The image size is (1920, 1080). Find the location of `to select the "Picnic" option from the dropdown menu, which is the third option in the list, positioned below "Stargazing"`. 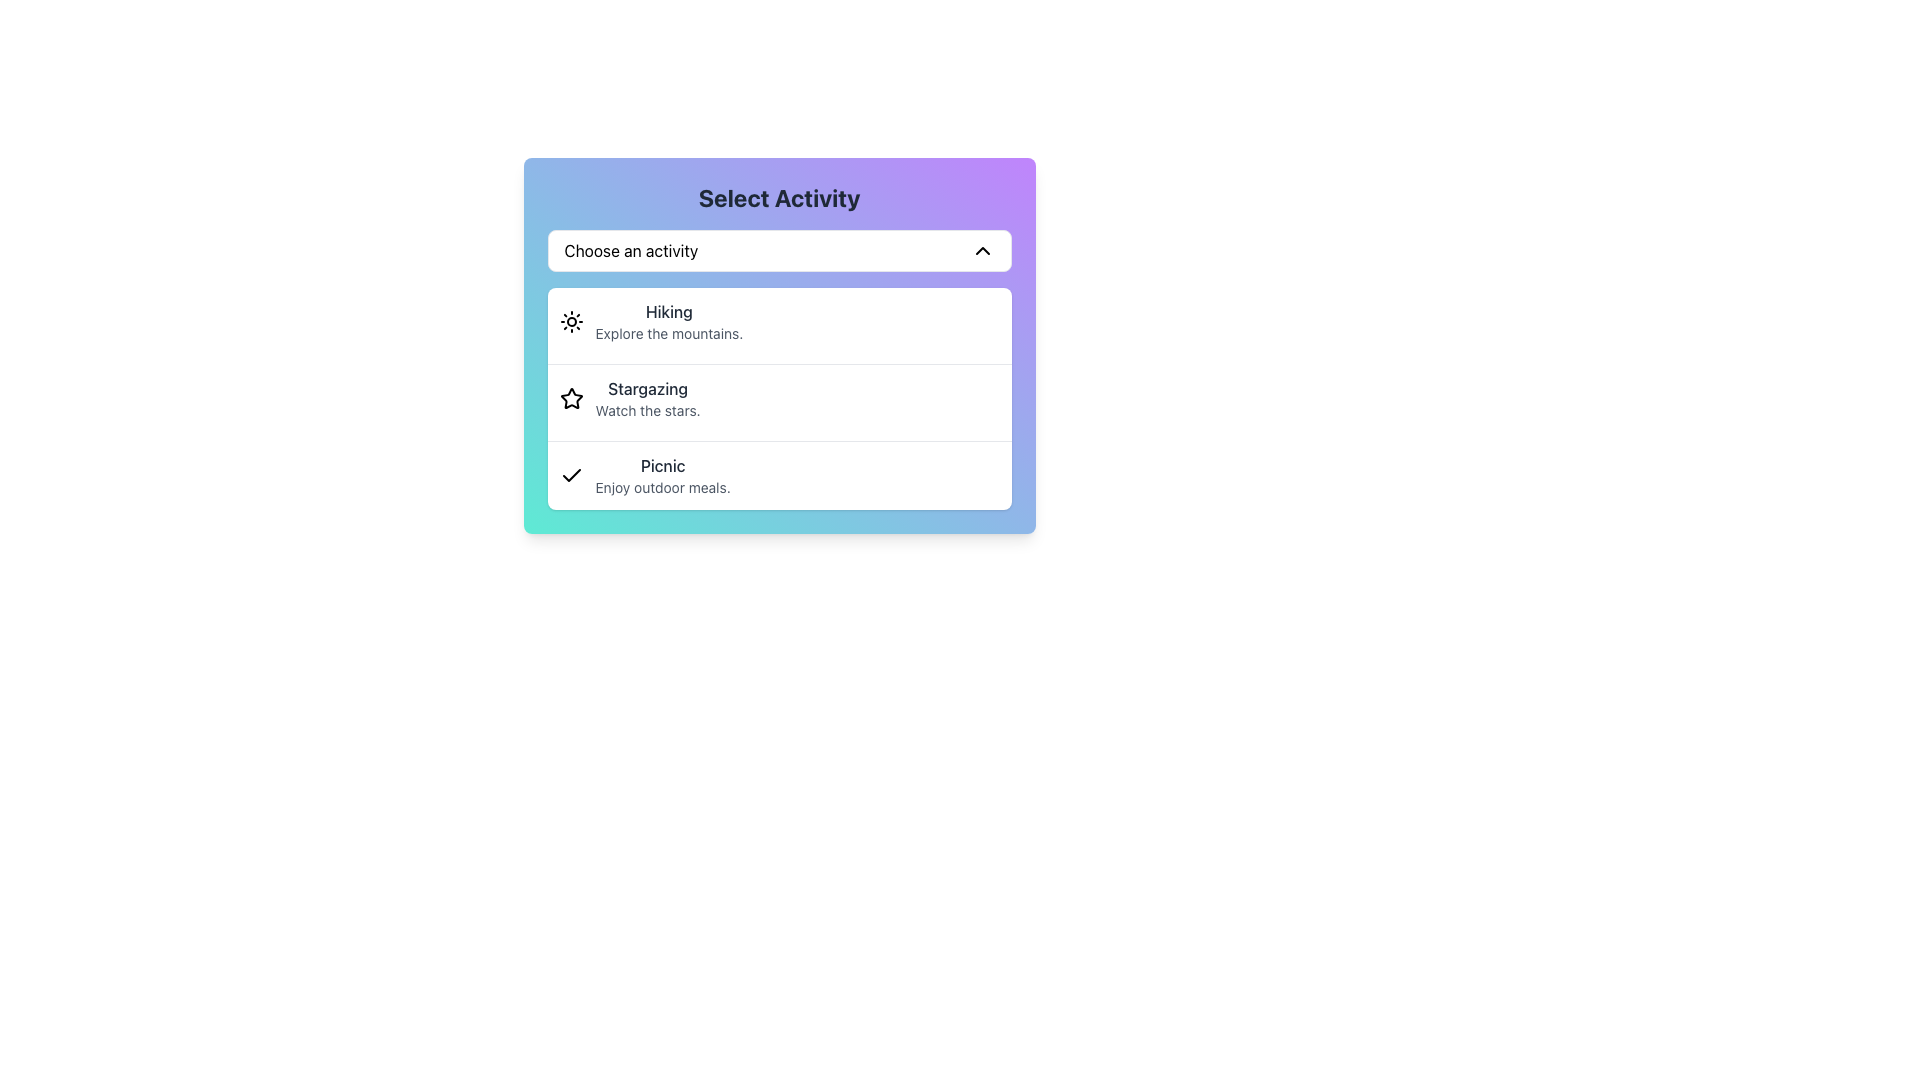

to select the "Picnic" option from the dropdown menu, which is the third option in the list, positioned below "Stargazing" is located at coordinates (778, 475).